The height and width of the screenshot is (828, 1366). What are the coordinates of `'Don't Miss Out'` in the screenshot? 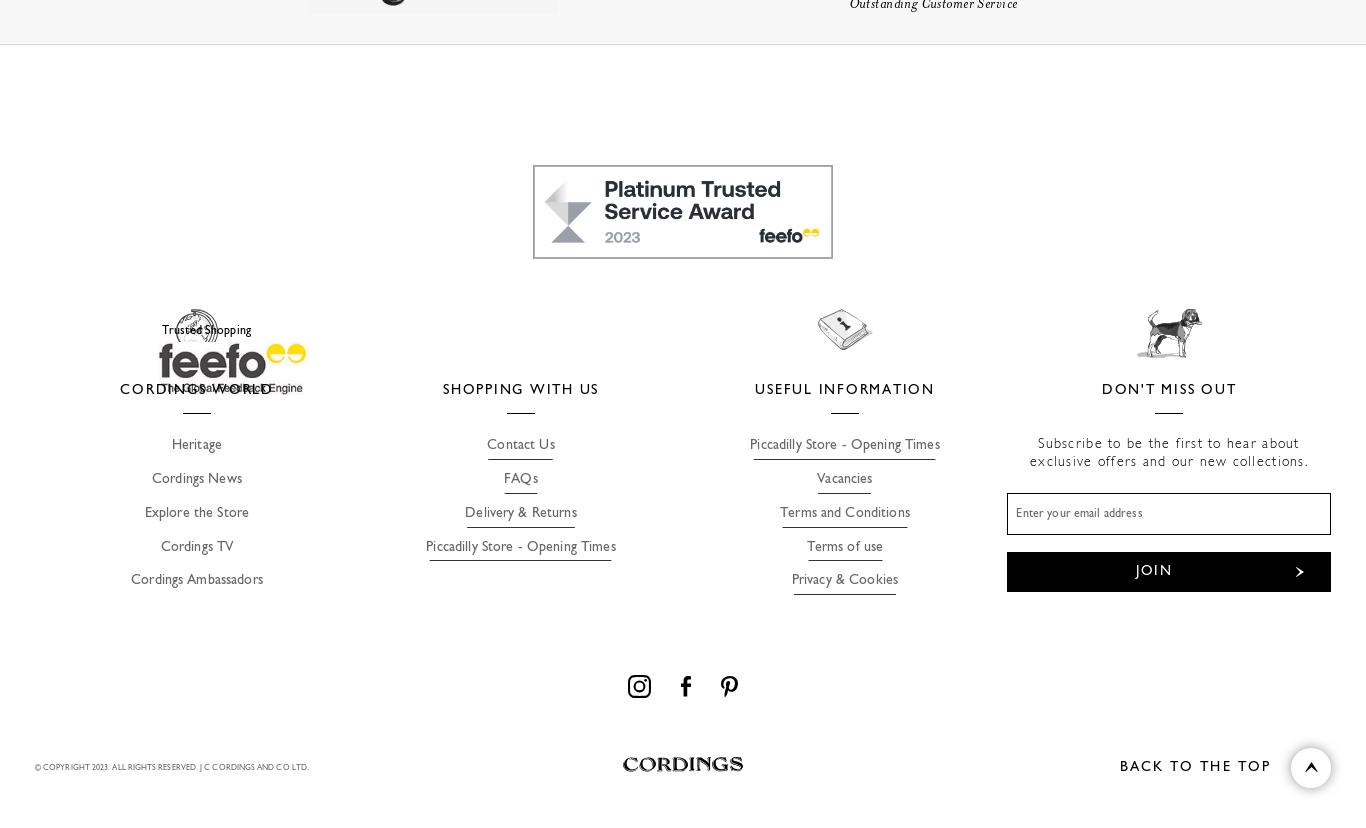 It's located at (1168, 388).